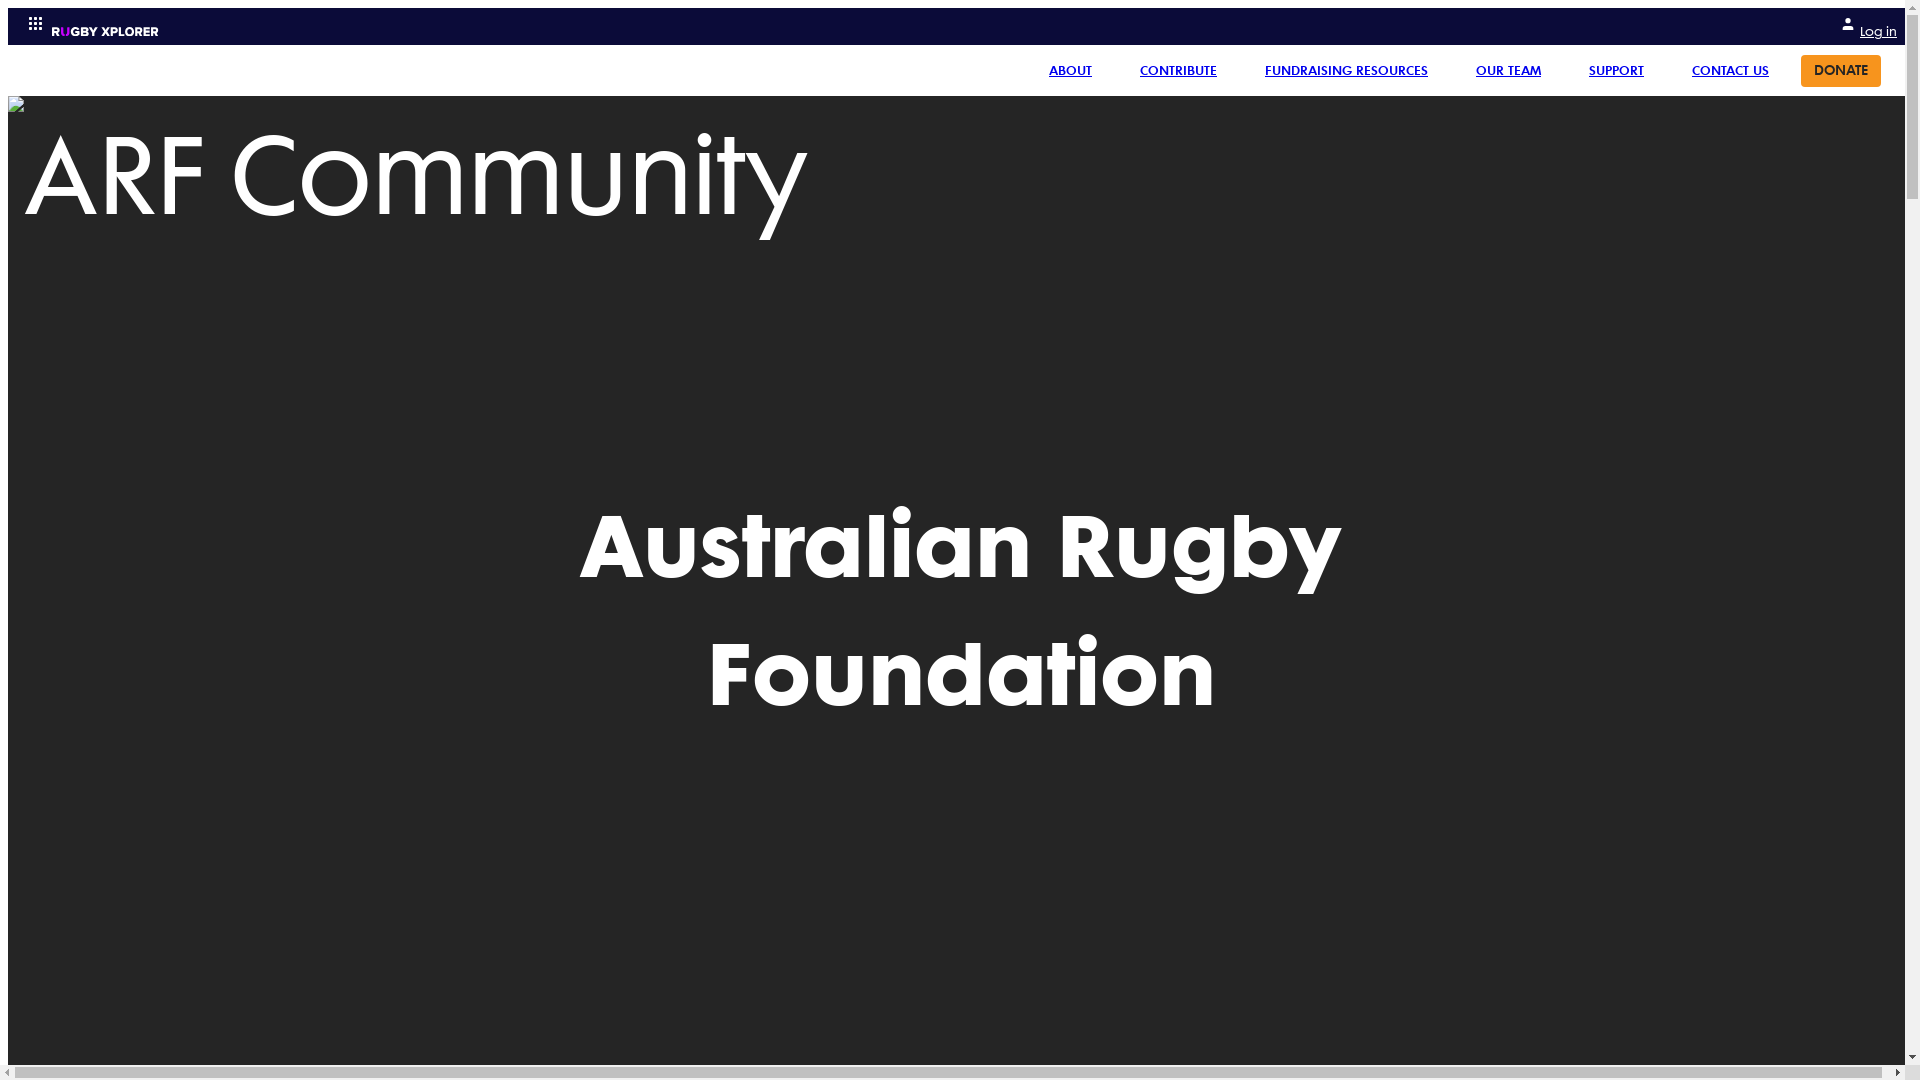 The height and width of the screenshot is (1080, 1920). Describe the element at coordinates (1123, 69) in the screenshot. I see `'CONTRIBUTE'` at that location.